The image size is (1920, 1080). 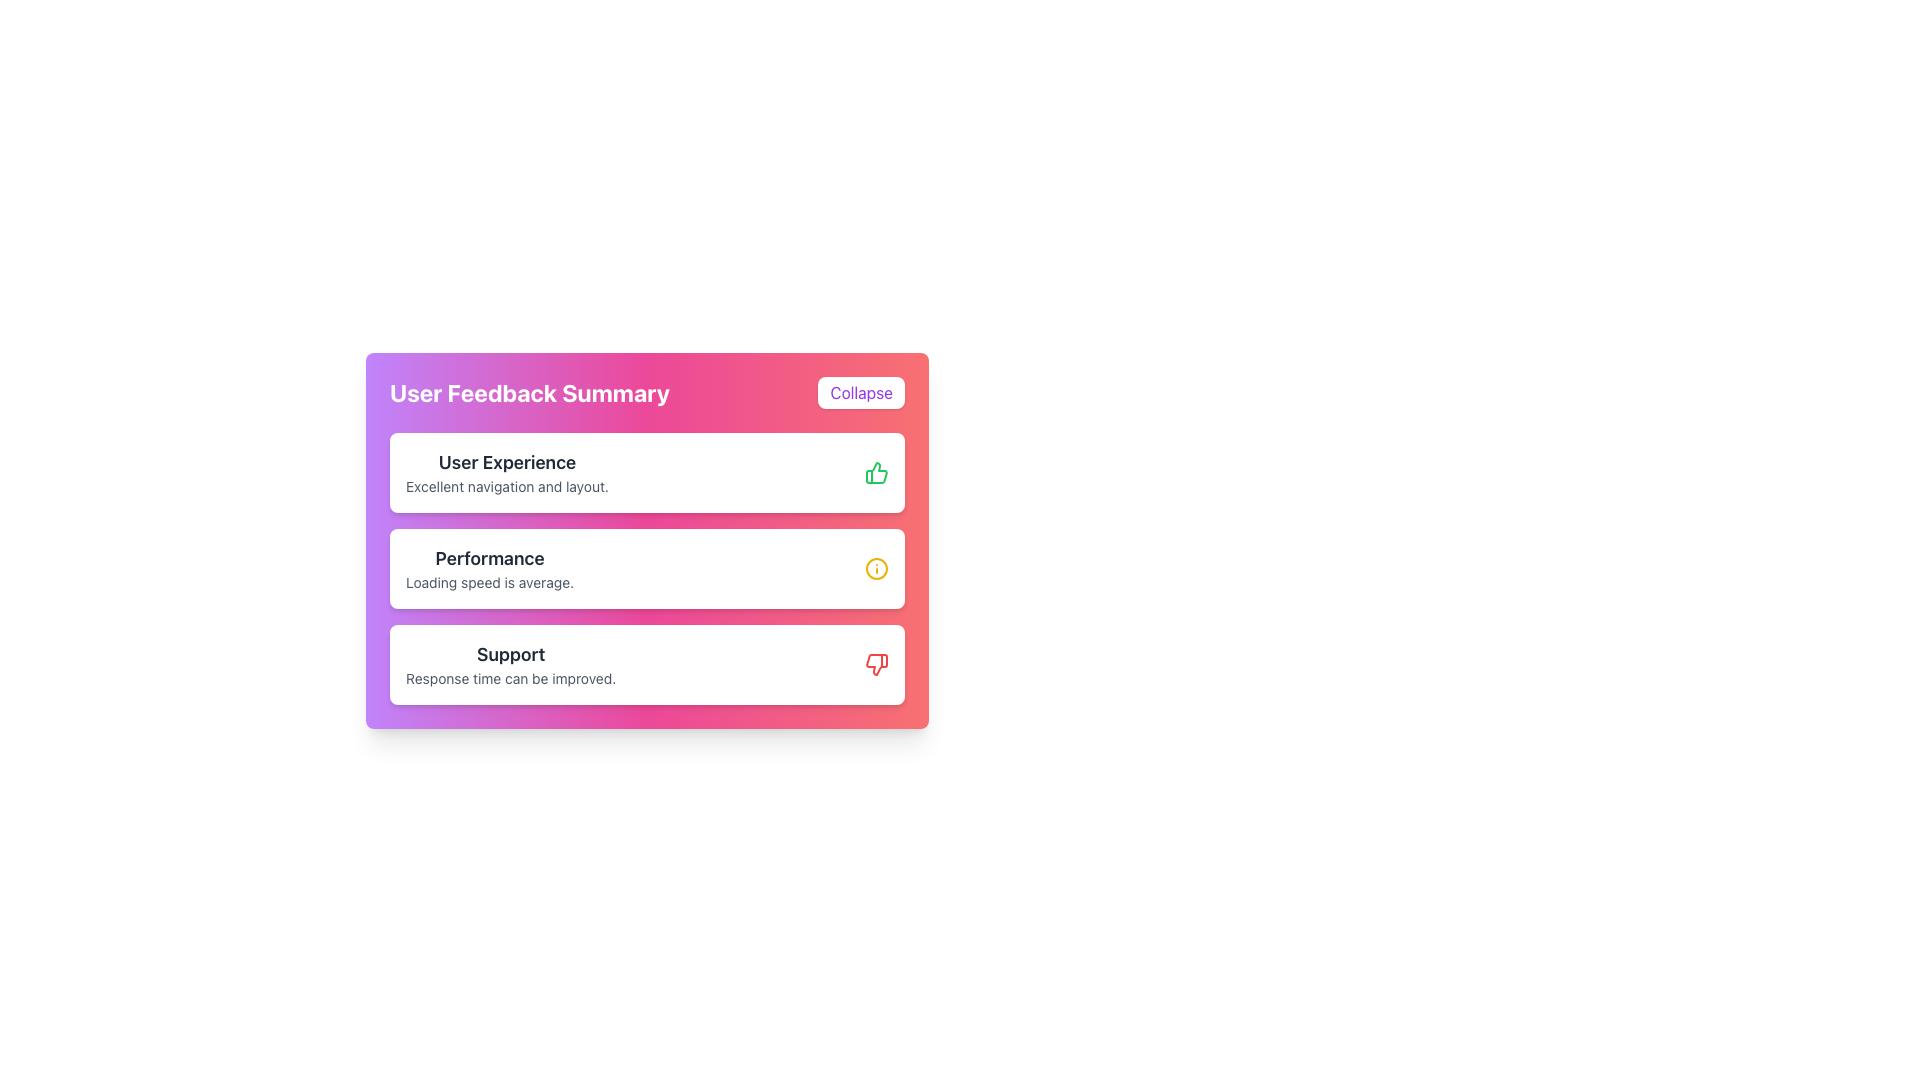 I want to click on the 'Support' text label, which is a gray, bold header in the third feedback card, positioned above 'Response time can be improved.', so click(x=511, y=655).